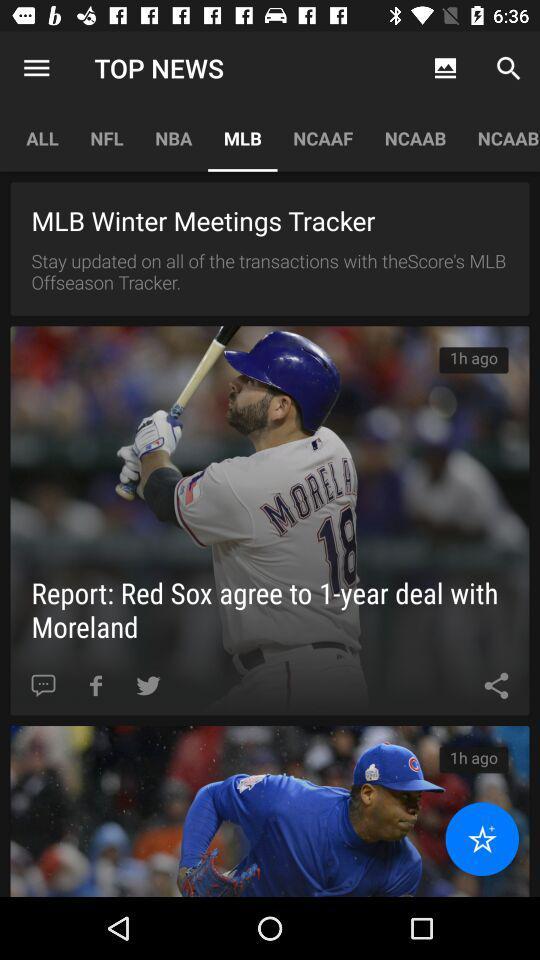 This screenshot has width=540, height=960. I want to click on the star icon, so click(481, 839).